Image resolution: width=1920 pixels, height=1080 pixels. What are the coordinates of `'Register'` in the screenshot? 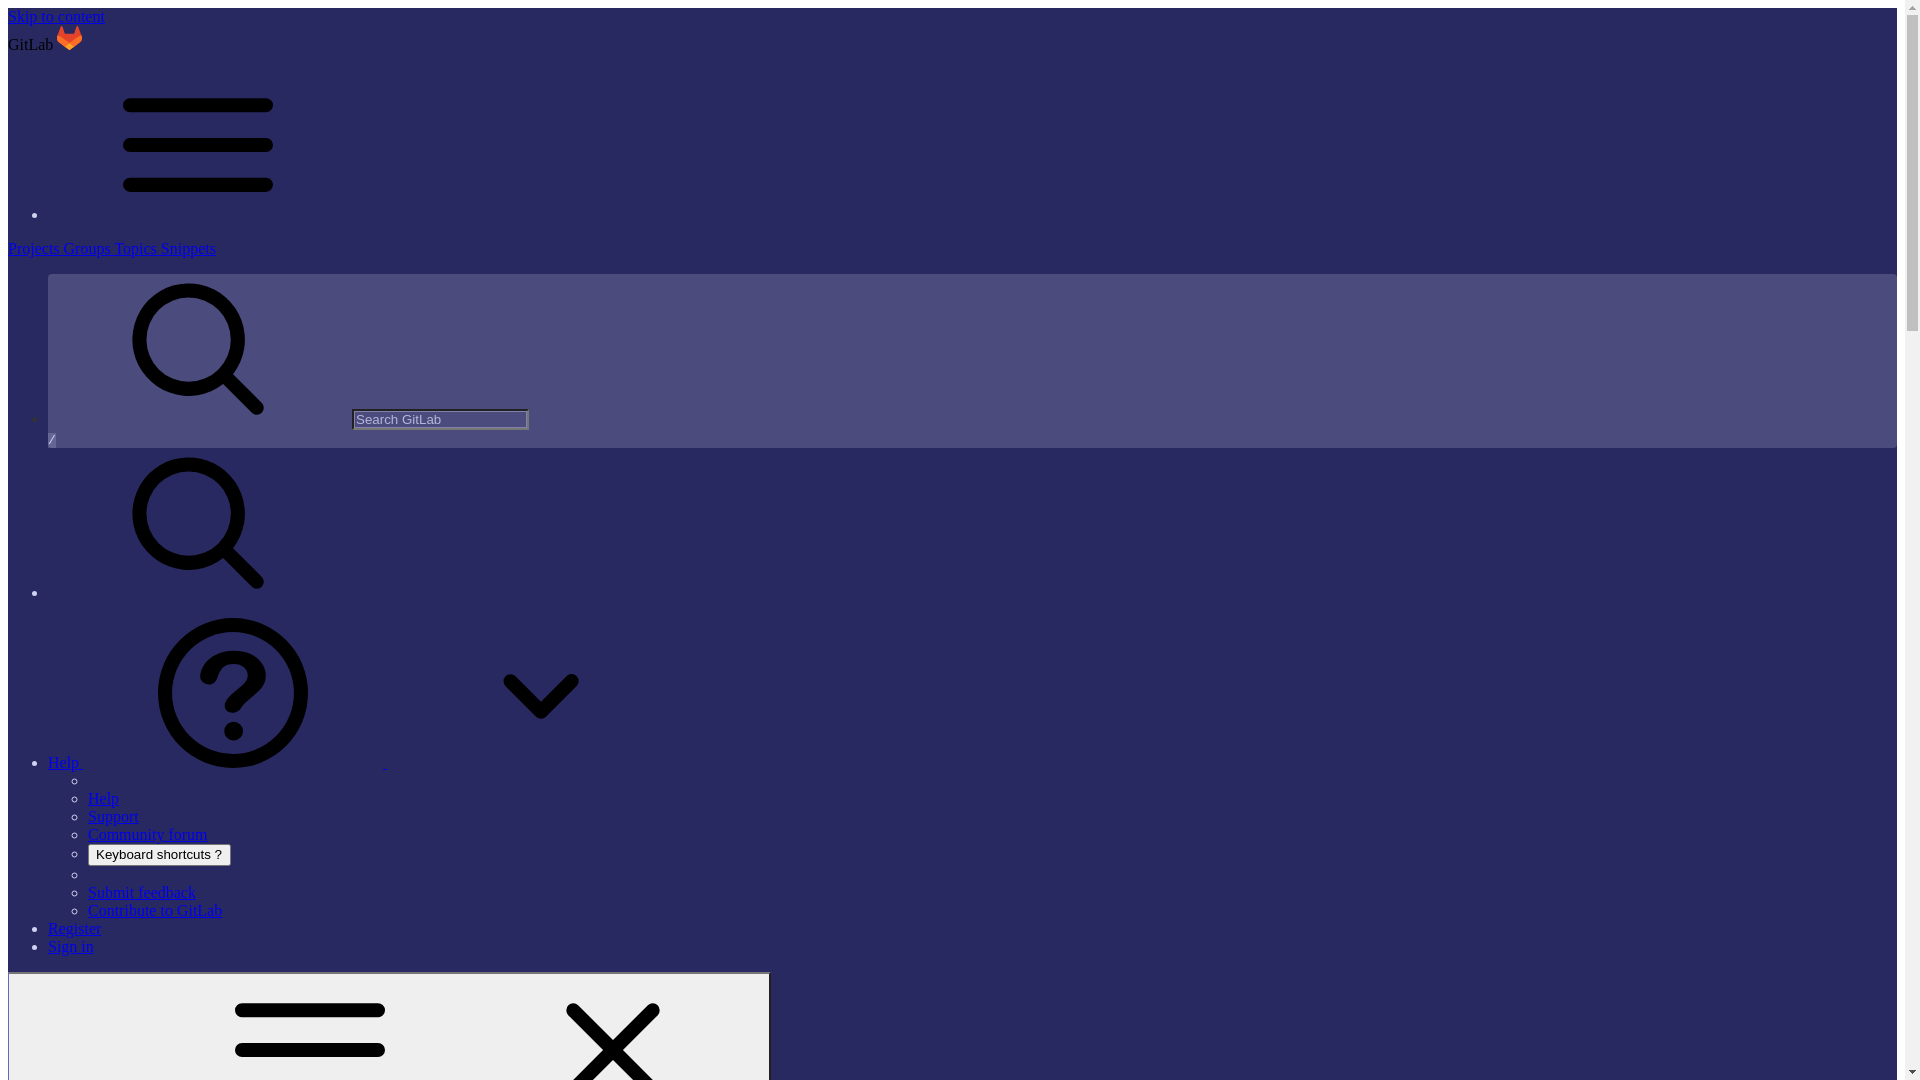 It's located at (74, 928).